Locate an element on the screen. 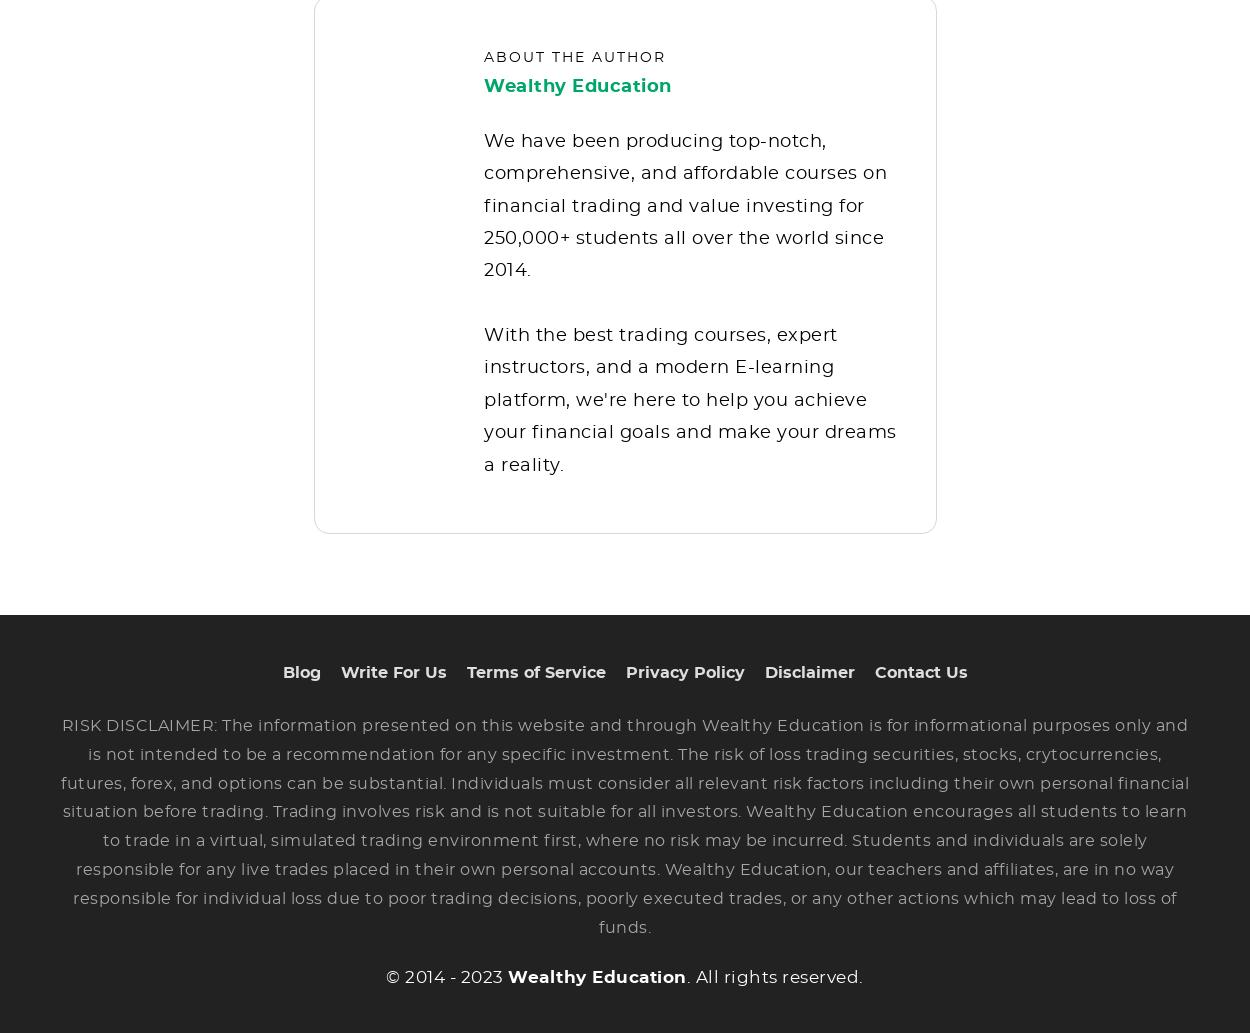 This screenshot has width=1250, height=1033. '2023' is located at coordinates (480, 991).